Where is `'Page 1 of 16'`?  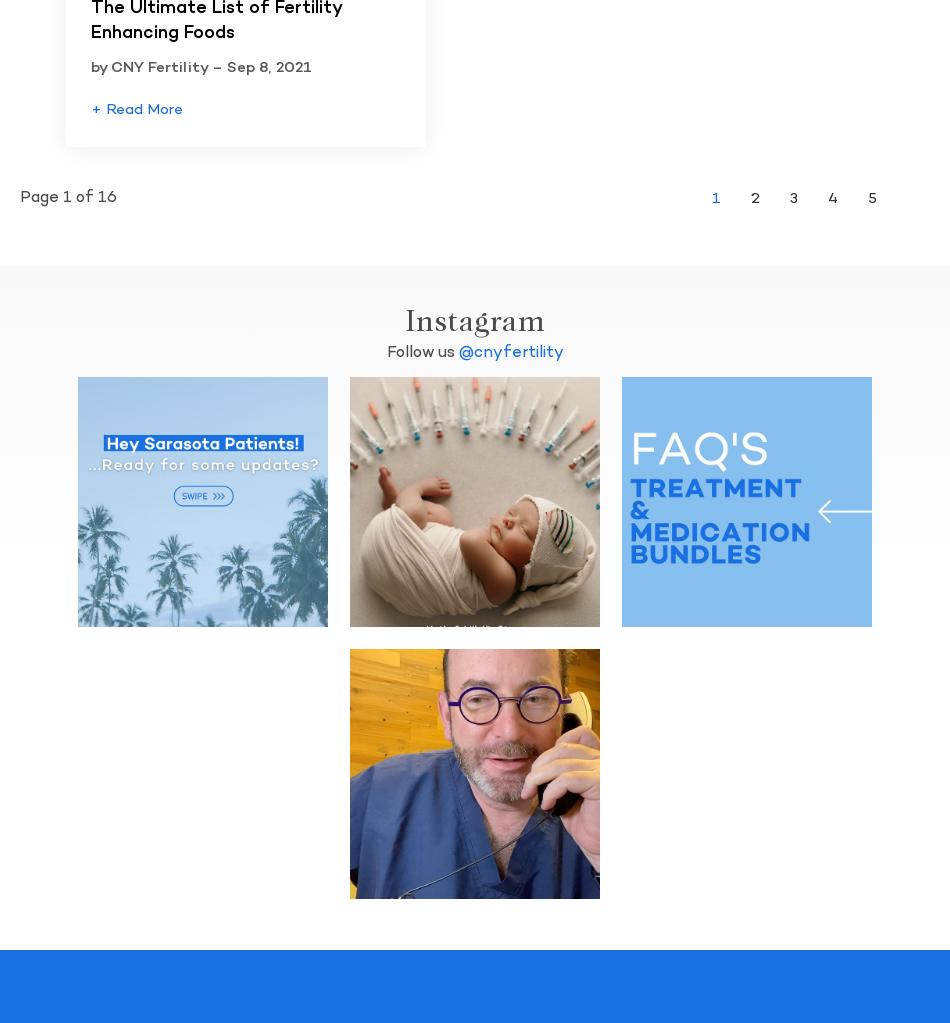 'Page 1 of 16' is located at coordinates (68, 197).